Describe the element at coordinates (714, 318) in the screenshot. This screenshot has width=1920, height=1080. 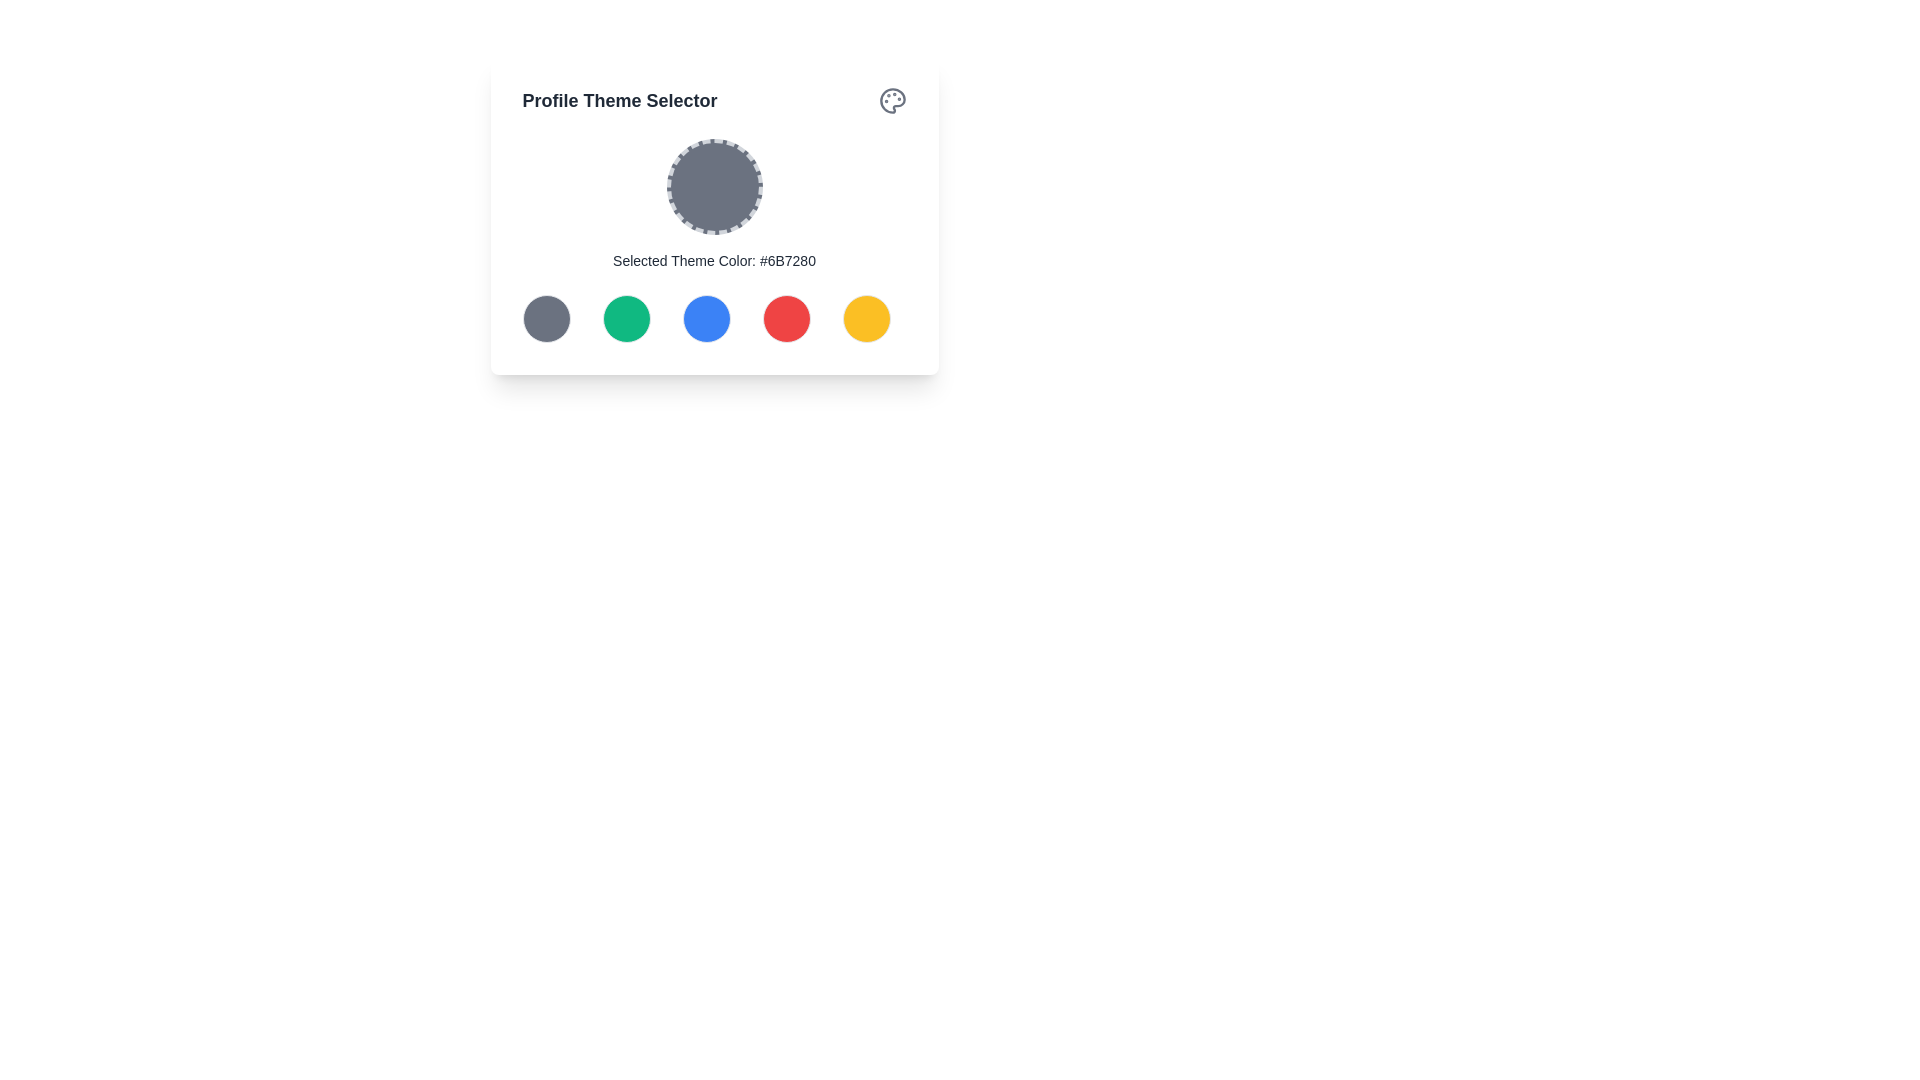
I see `the color circle in the Grid layout of the 'Profile Theme Selector' card` at that location.